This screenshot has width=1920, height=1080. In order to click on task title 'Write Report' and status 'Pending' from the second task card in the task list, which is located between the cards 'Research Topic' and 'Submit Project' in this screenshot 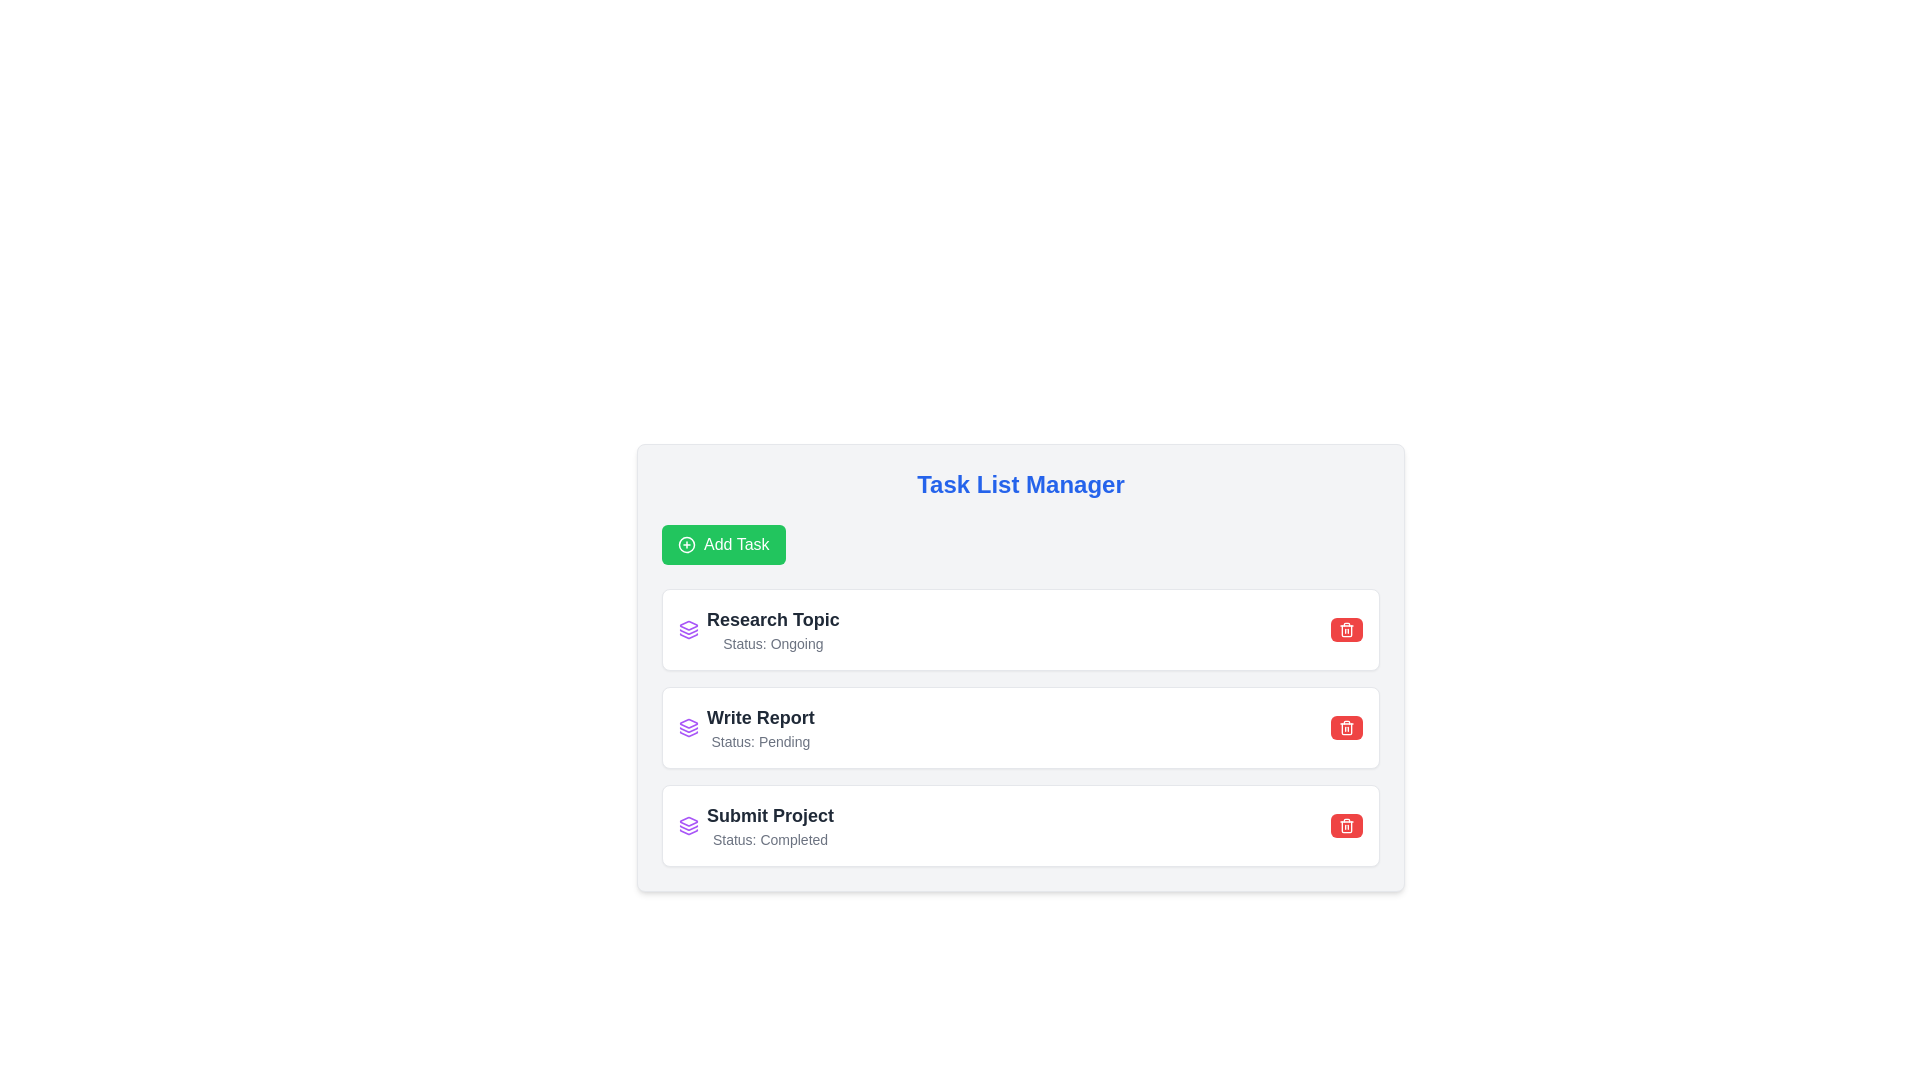, I will do `click(1021, 728)`.